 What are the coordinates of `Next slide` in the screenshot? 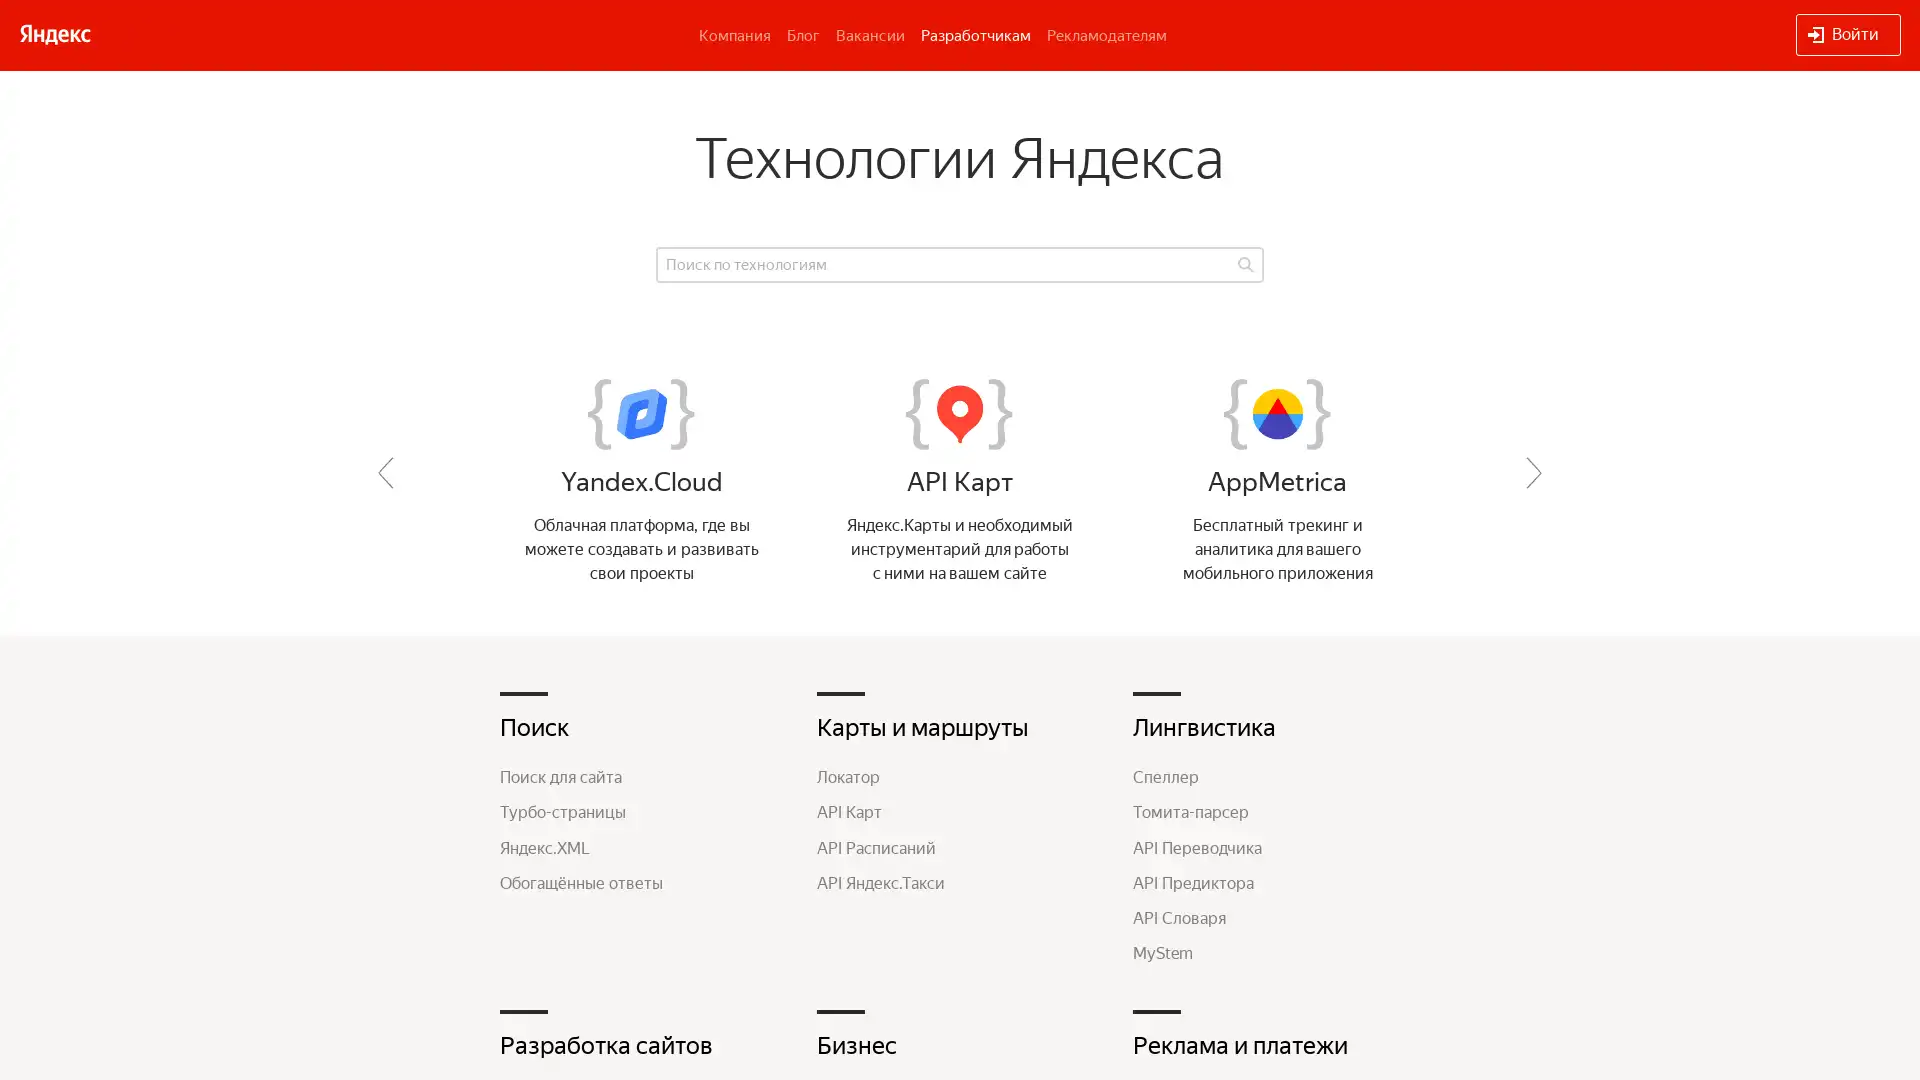 It's located at (1533, 473).